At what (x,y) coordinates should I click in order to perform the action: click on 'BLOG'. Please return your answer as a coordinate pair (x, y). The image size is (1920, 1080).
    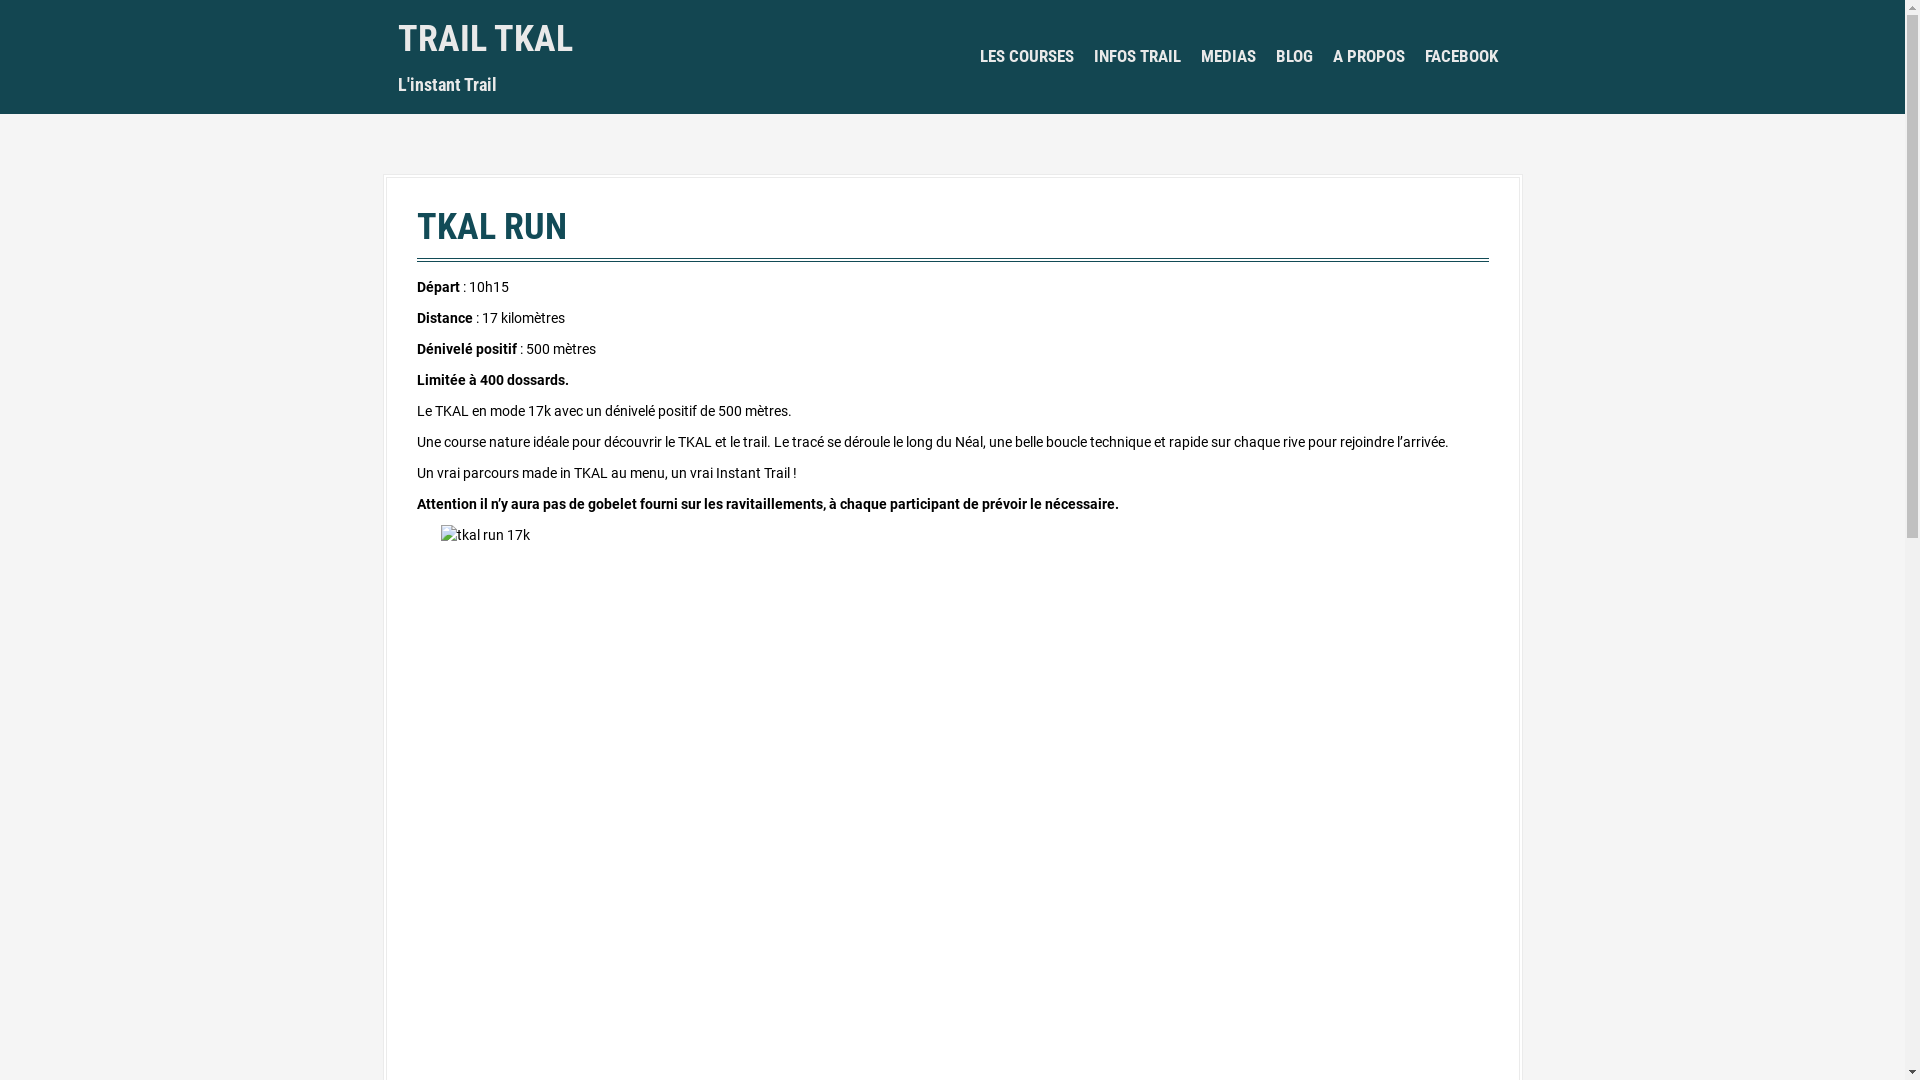
    Looking at the image, I should click on (1294, 56).